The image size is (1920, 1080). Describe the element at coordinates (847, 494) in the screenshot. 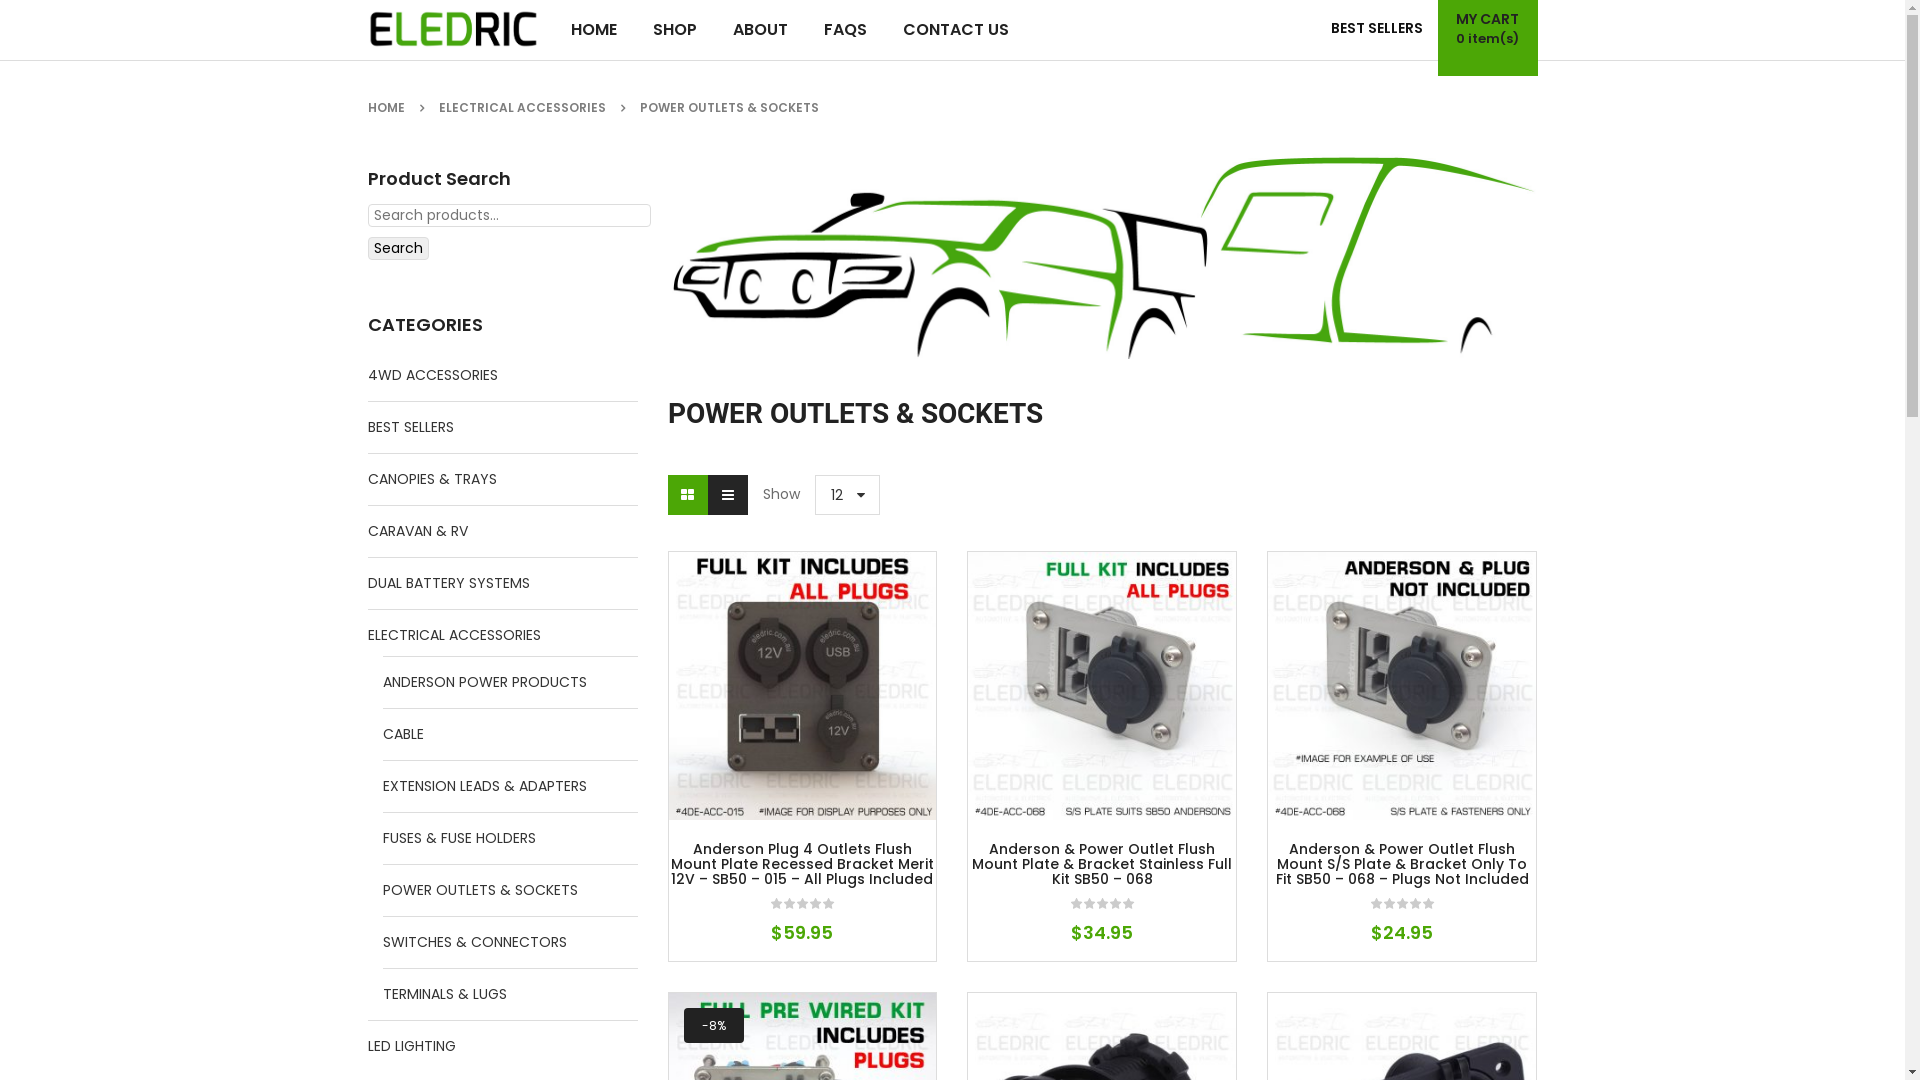

I see `'12'` at that location.